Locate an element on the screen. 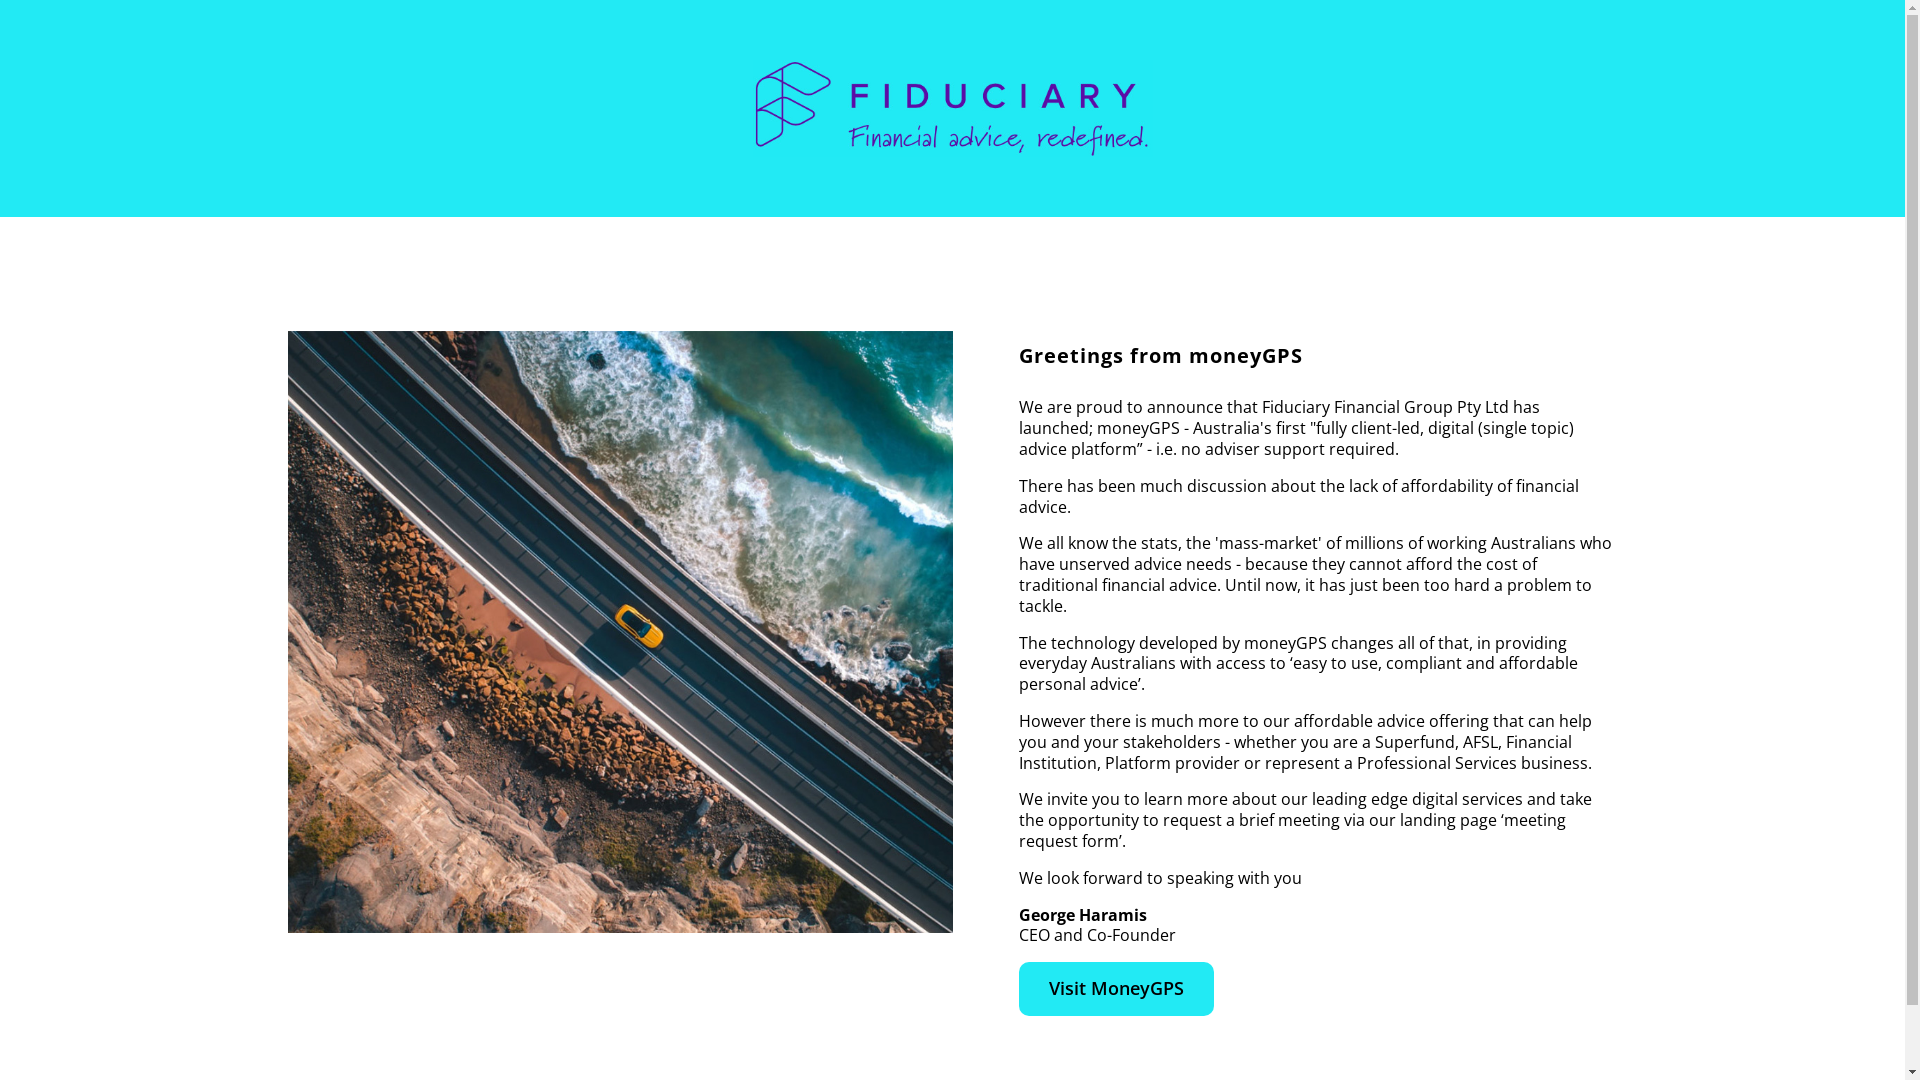 This screenshot has width=1920, height=1080. 'Visit MoneyGPS' is located at coordinates (1115, 987).